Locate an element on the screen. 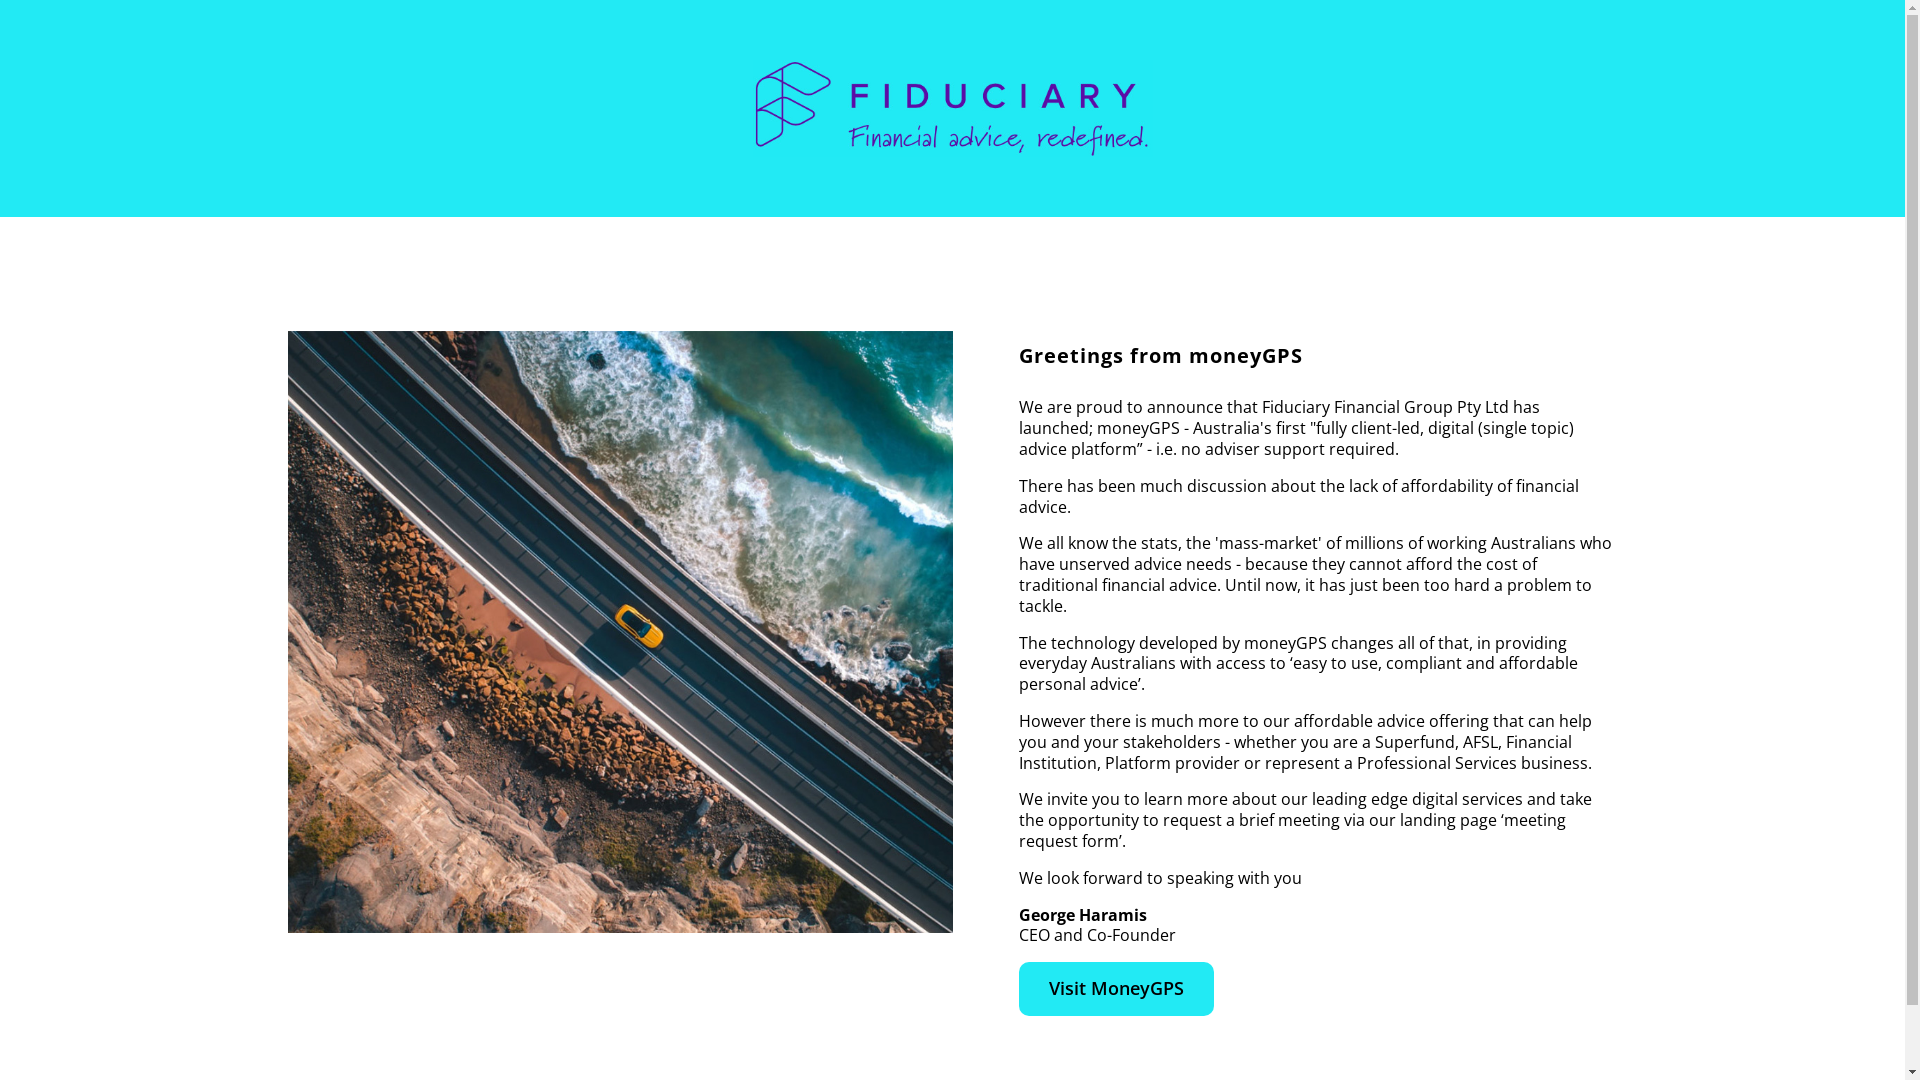 This screenshot has width=1920, height=1080. 'Visit MoneyGPS' is located at coordinates (1115, 987).